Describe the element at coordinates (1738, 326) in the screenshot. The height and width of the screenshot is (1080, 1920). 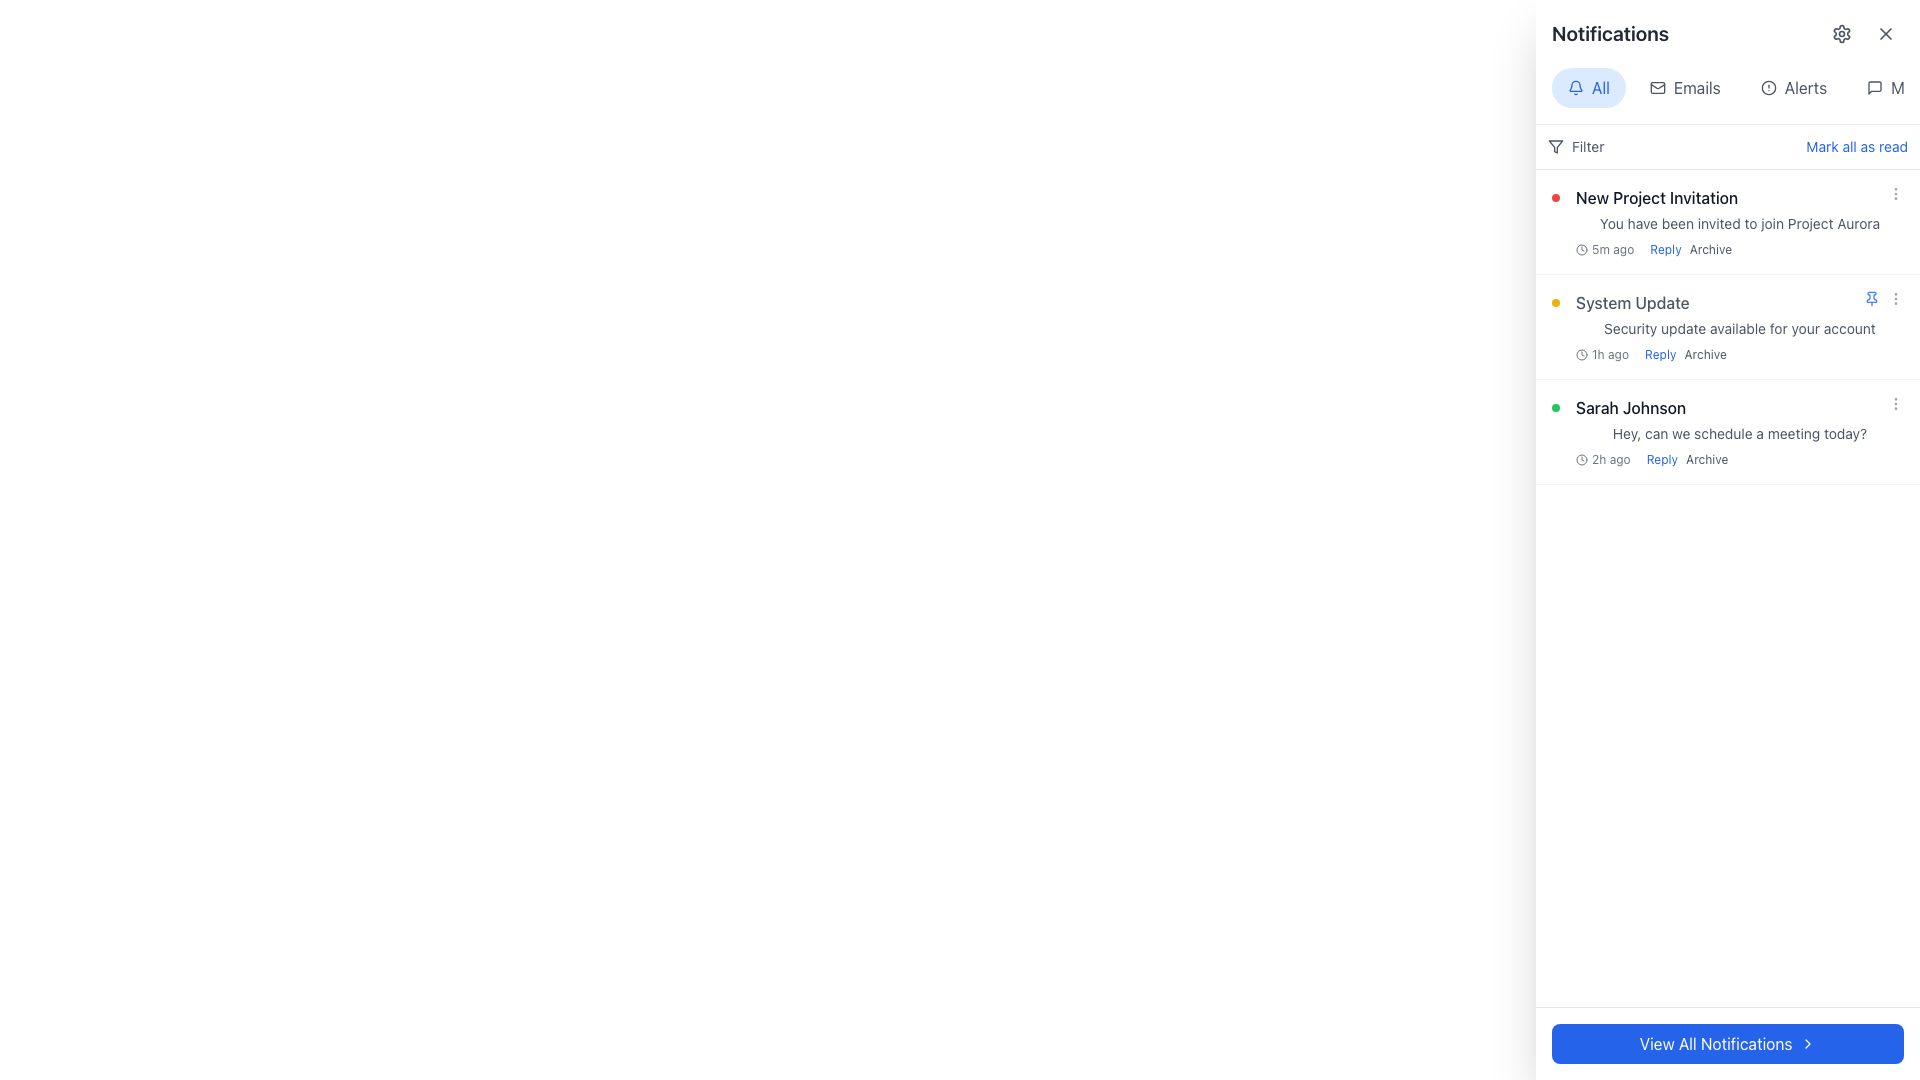
I see `the second notification item titled 'System Update'` at that location.